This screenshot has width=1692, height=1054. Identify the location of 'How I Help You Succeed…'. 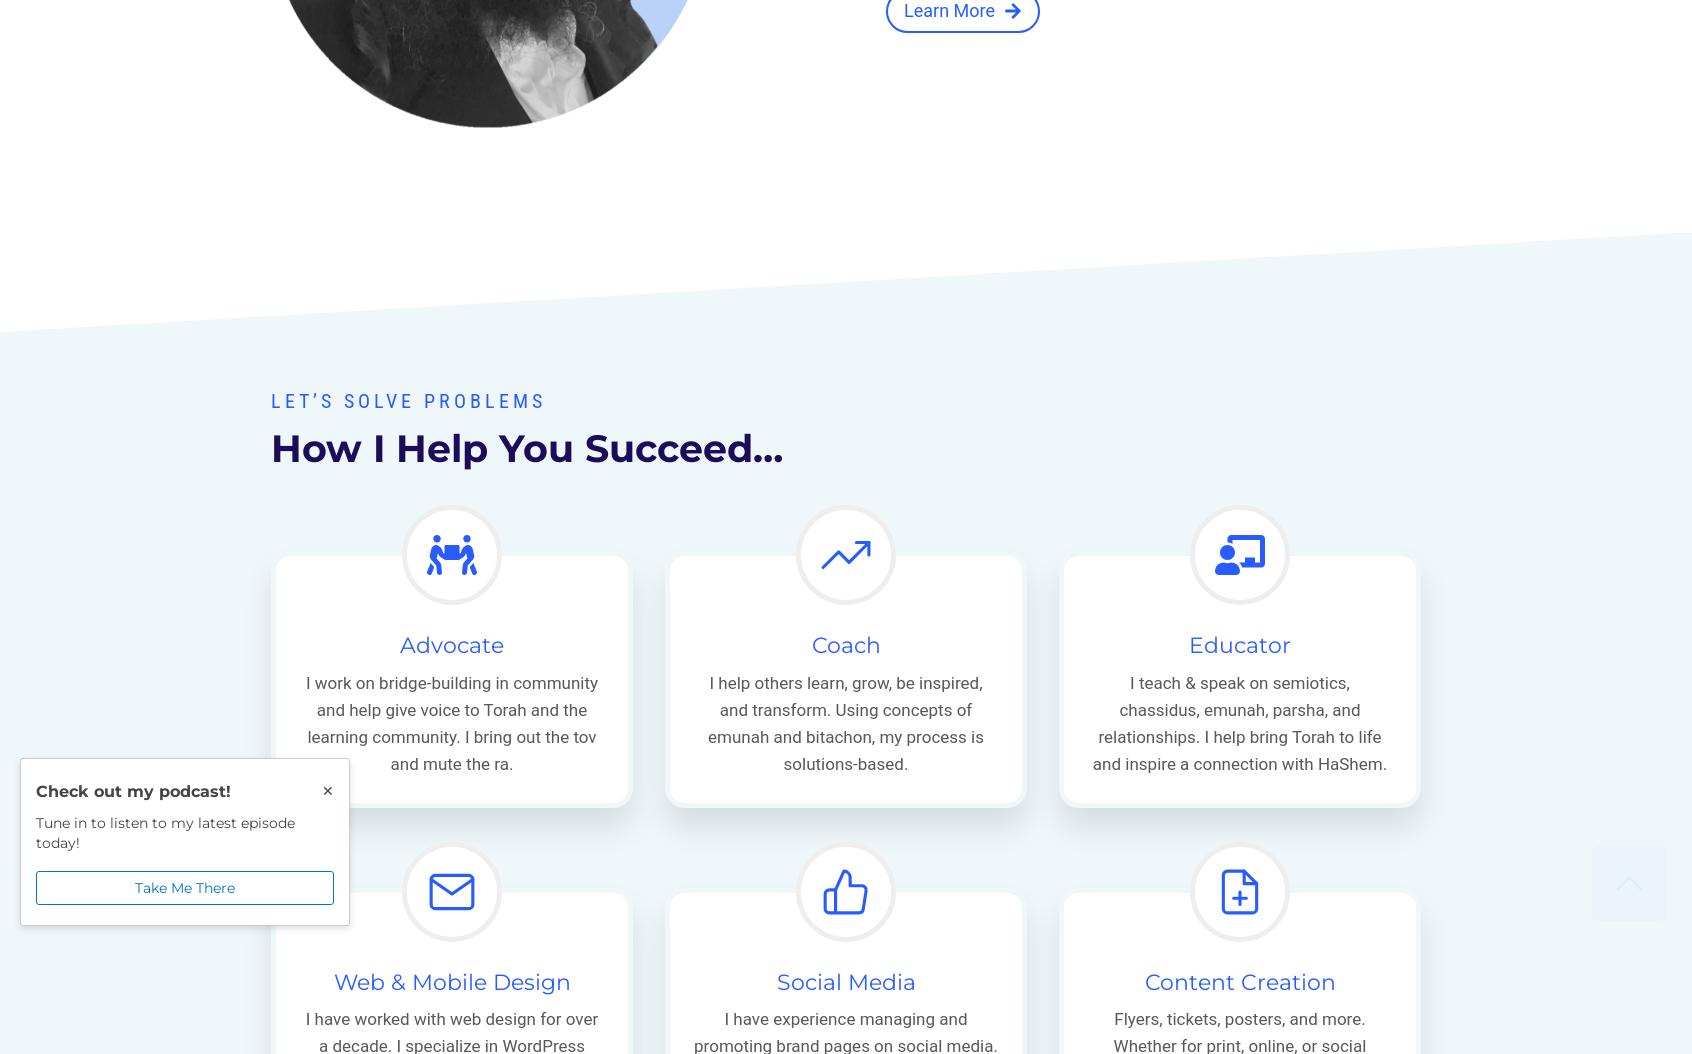
(527, 447).